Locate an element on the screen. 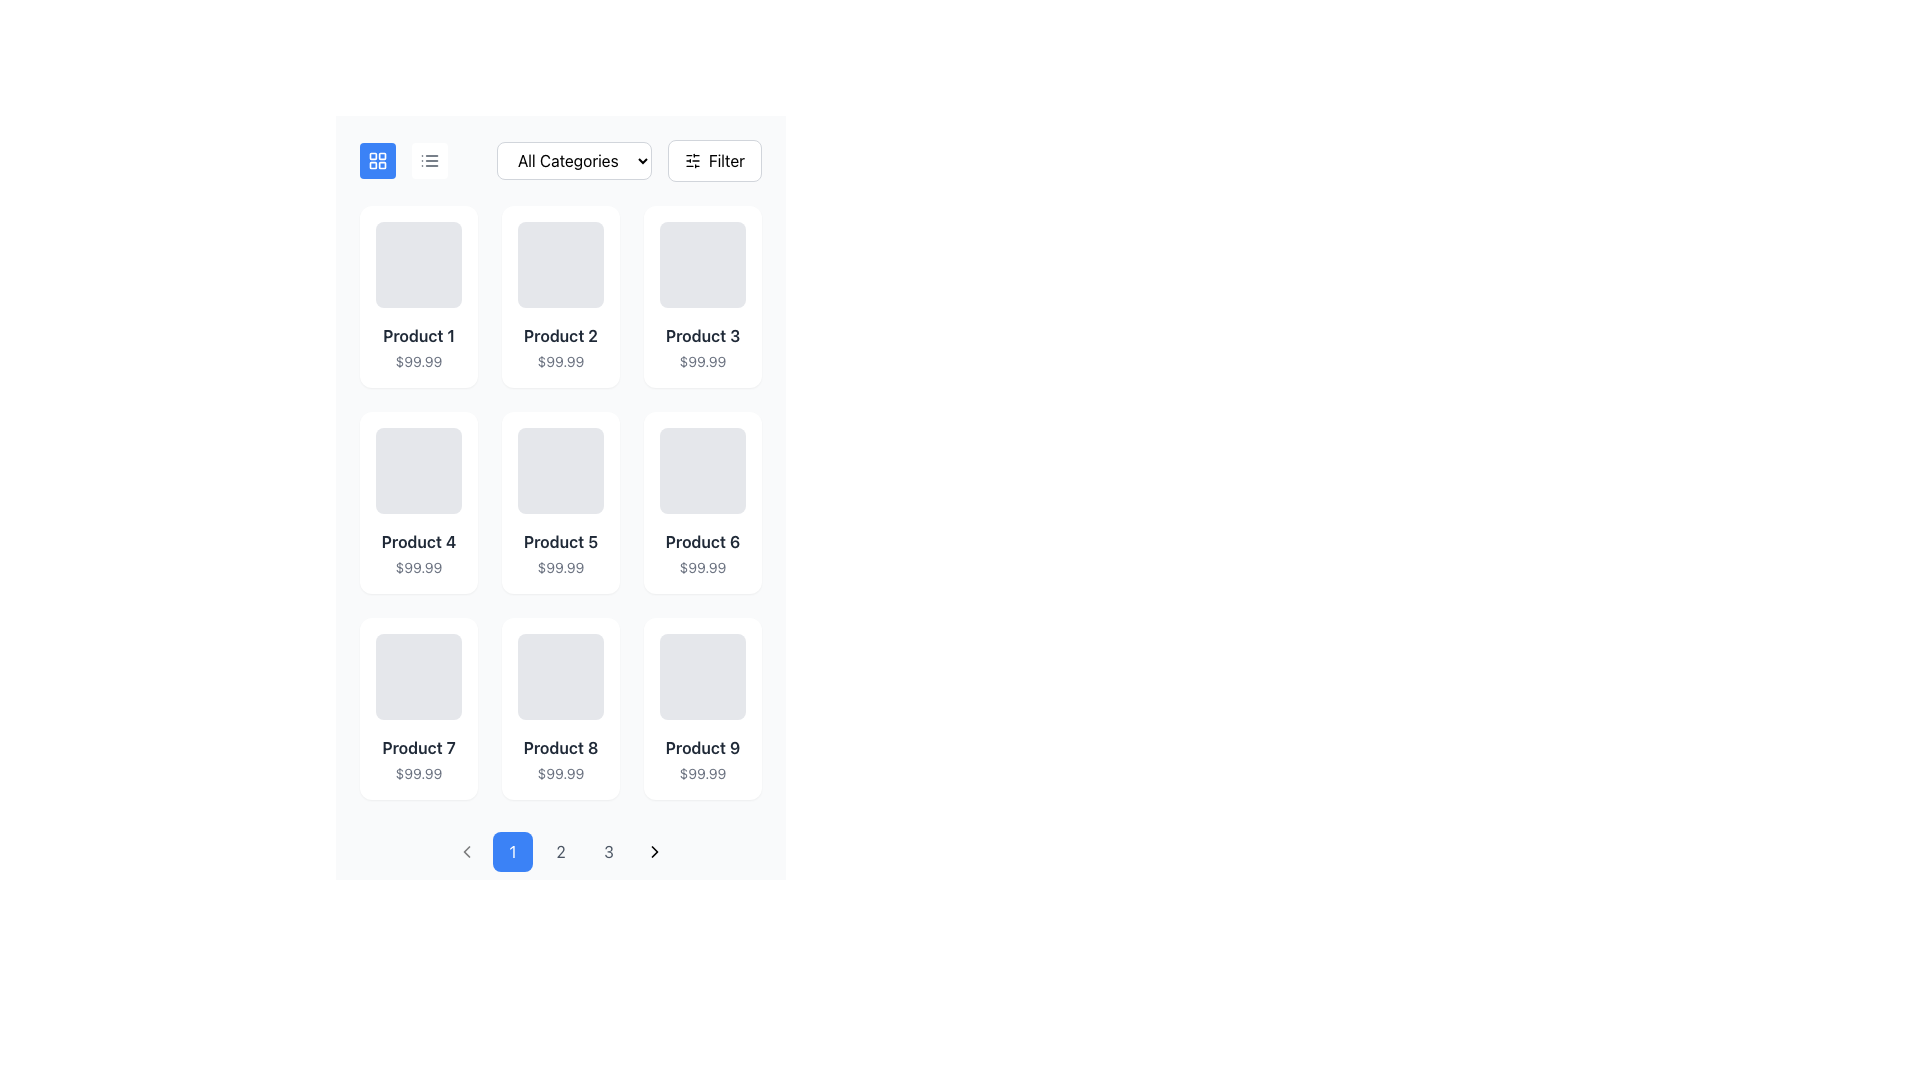 The image size is (1920, 1080). the text label displaying 'Product 4' in bold font and dark color, located in the second row and first column of the product card layout is located at coordinates (417, 542).